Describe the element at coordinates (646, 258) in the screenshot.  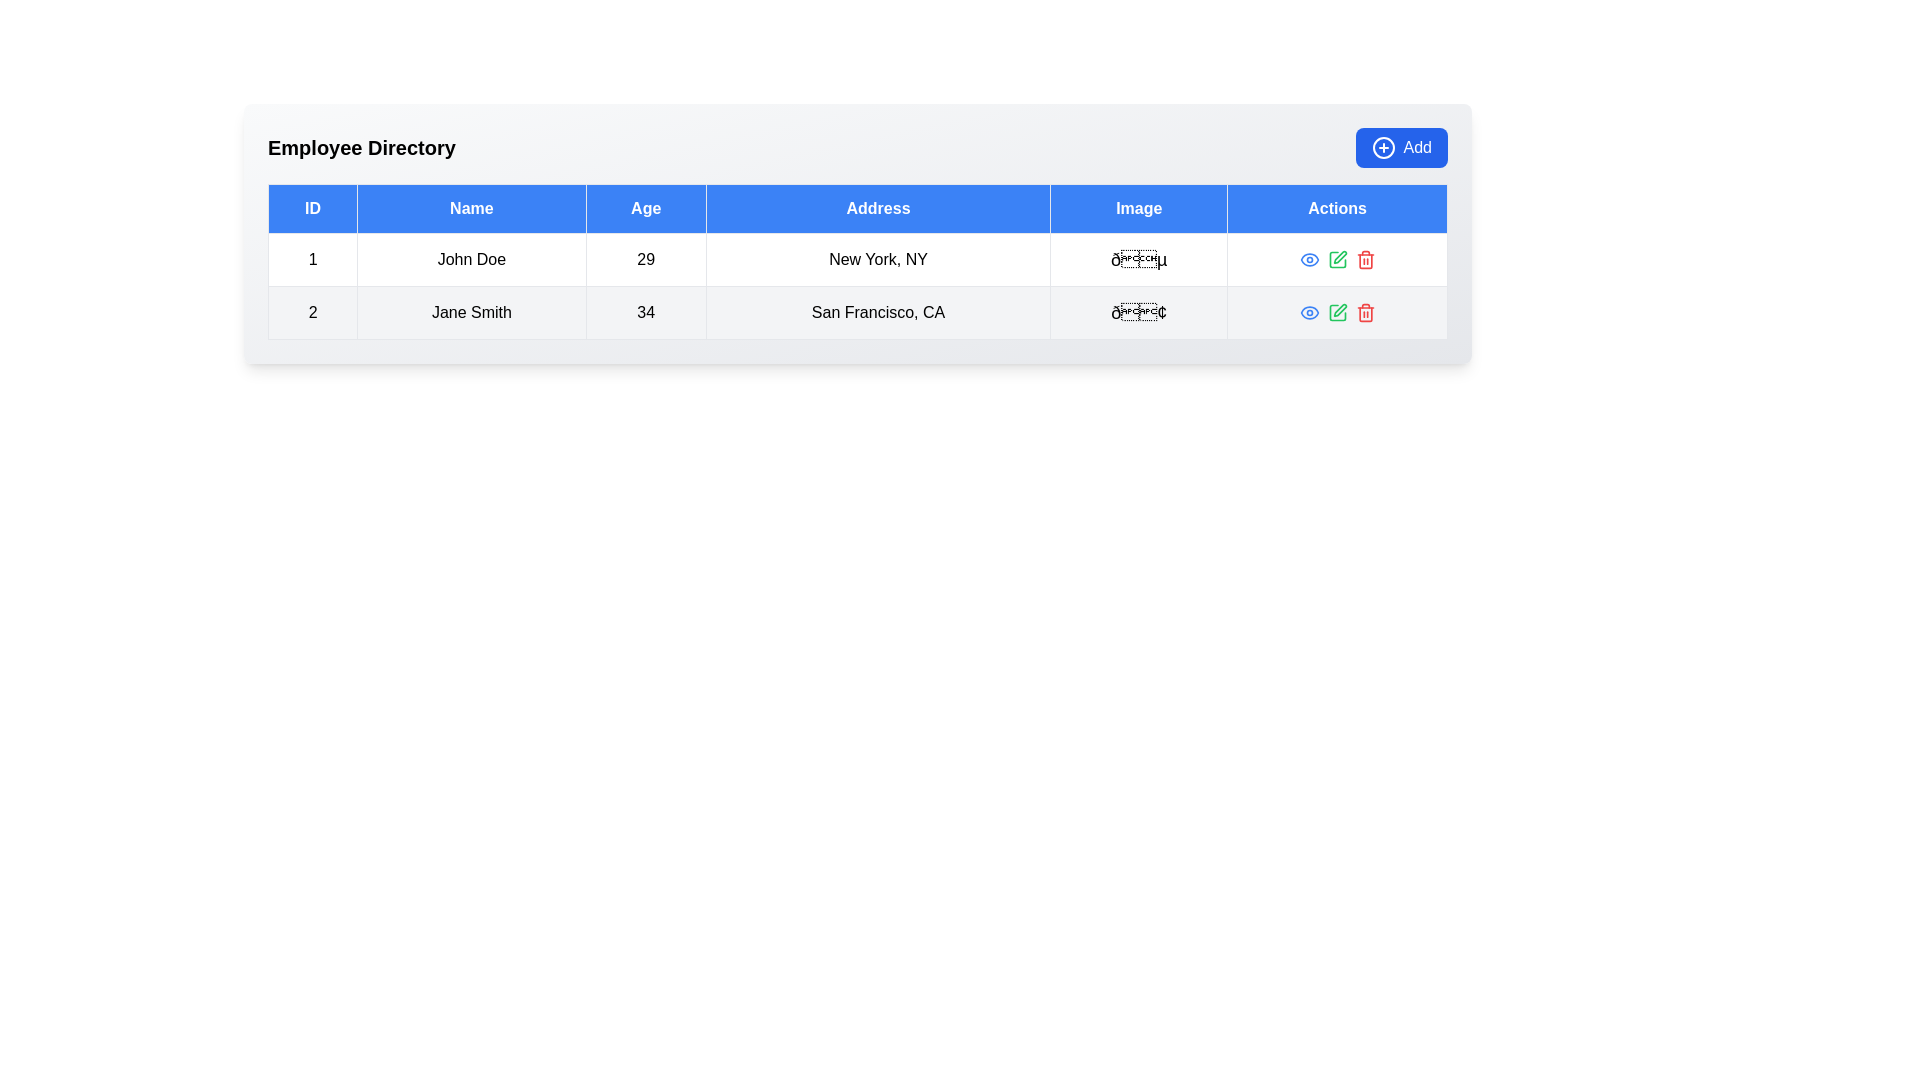
I see `the static table cell displaying the text '29' in the Age column of the table, which is positioned between 'John Doe' and 'New York, NY'` at that location.